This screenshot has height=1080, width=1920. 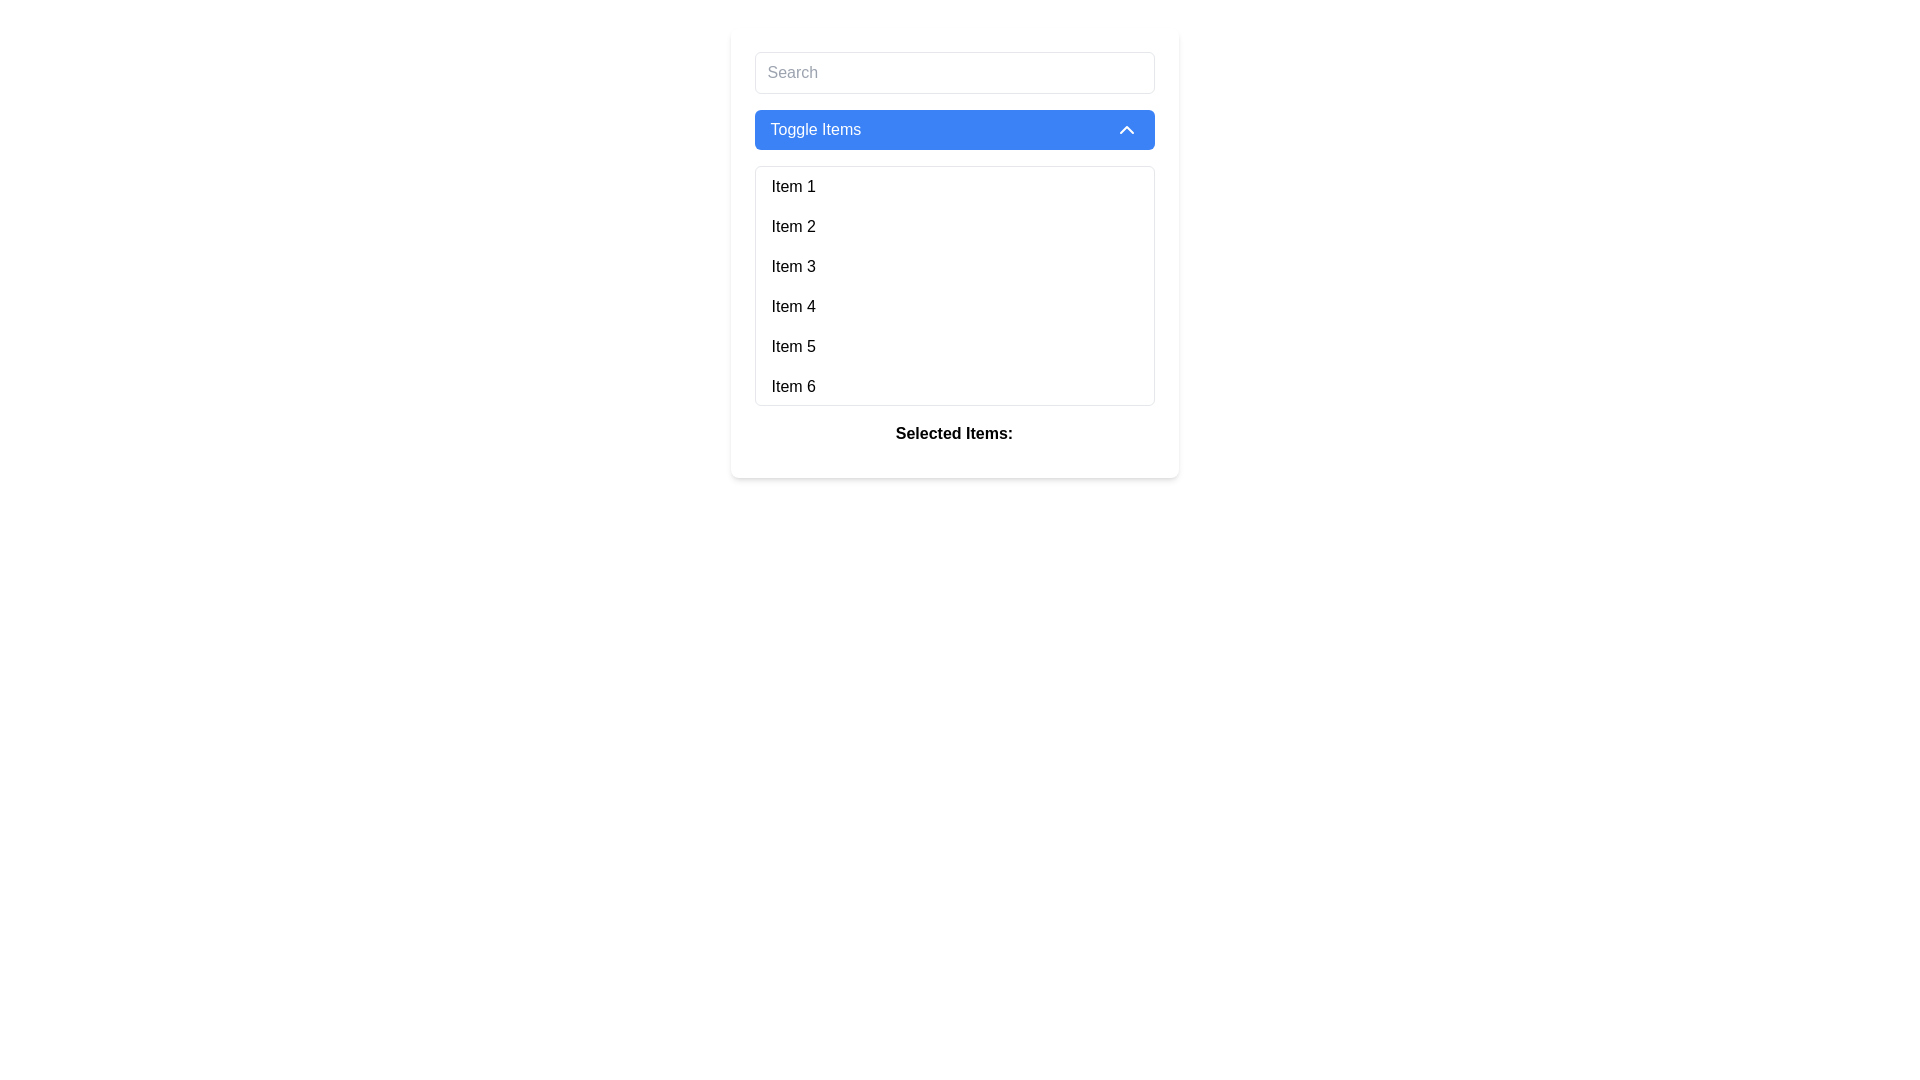 I want to click on the Label element displaying 'Selected Items:' which is styled in bold font and located beneath the selectable items list, specifically below 'Item 6', so click(x=953, y=437).